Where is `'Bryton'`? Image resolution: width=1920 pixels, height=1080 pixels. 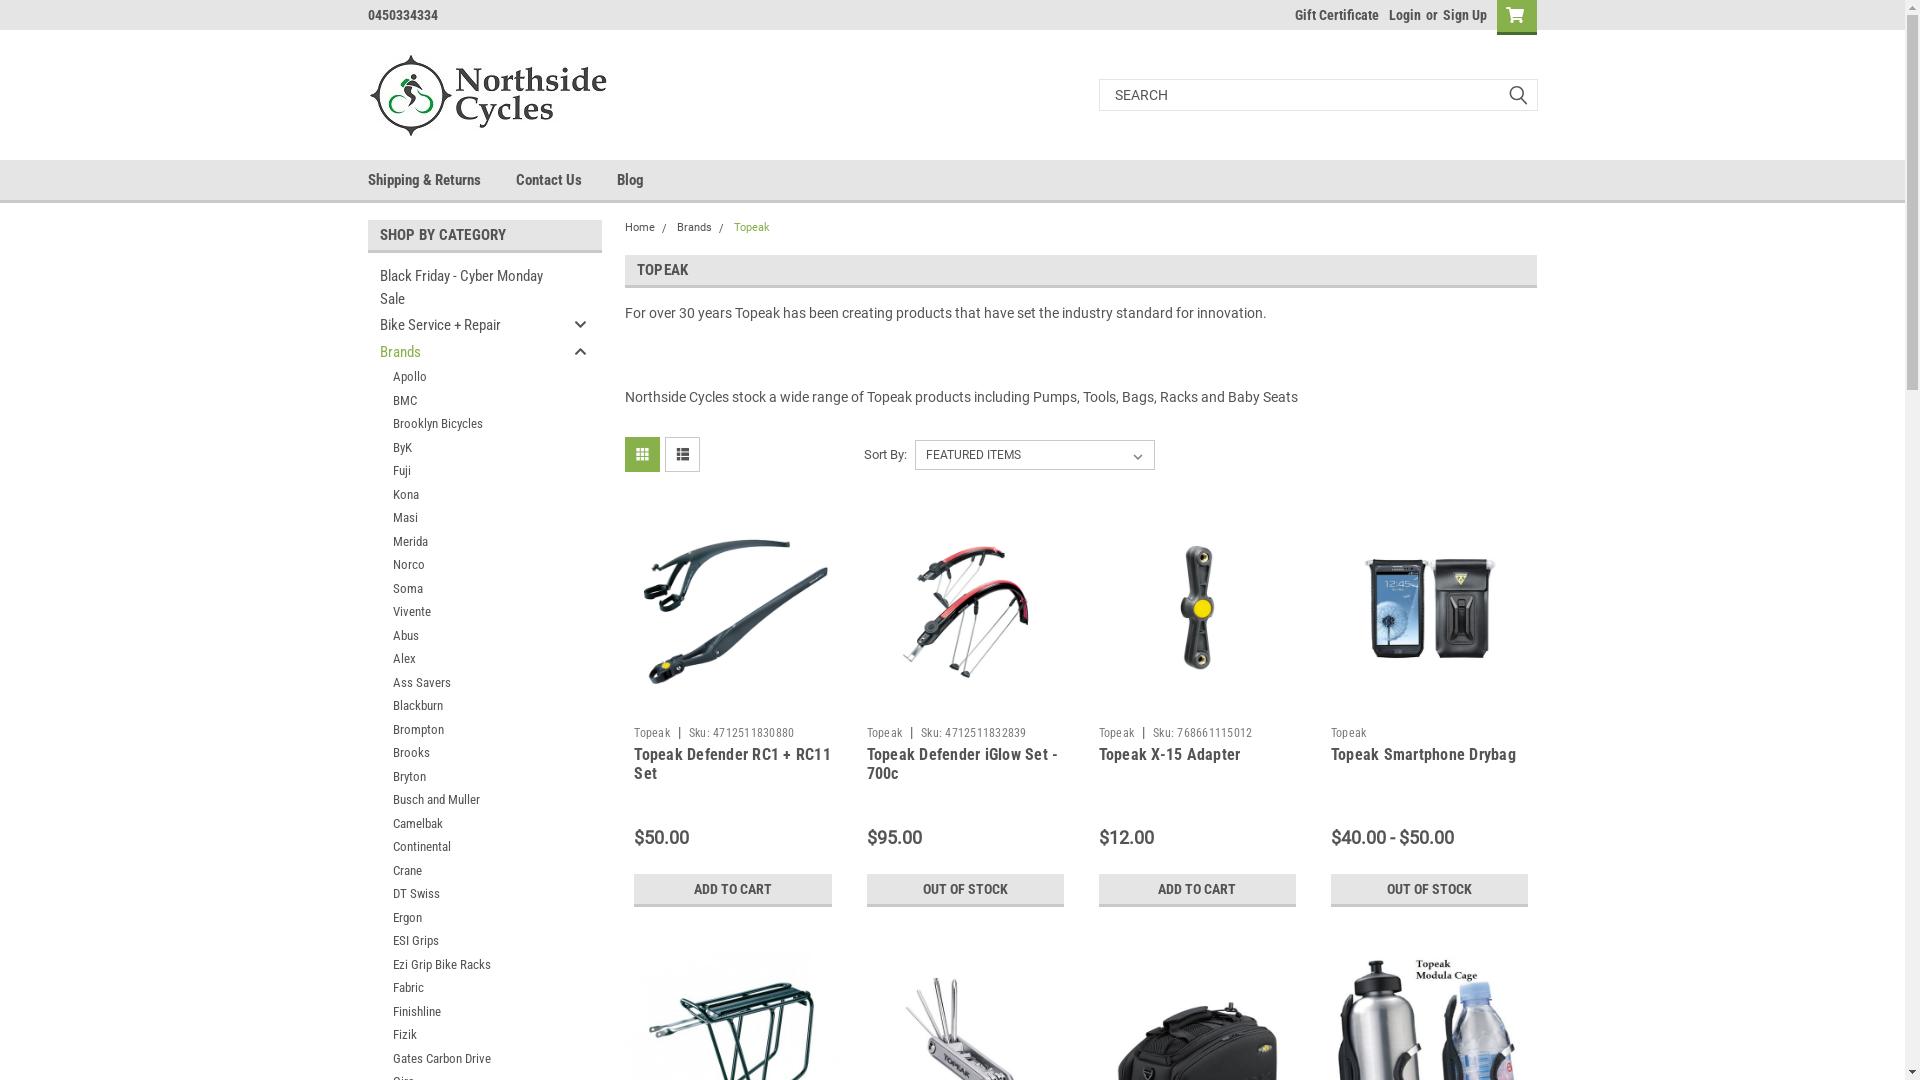
'Bryton' is located at coordinates (466, 774).